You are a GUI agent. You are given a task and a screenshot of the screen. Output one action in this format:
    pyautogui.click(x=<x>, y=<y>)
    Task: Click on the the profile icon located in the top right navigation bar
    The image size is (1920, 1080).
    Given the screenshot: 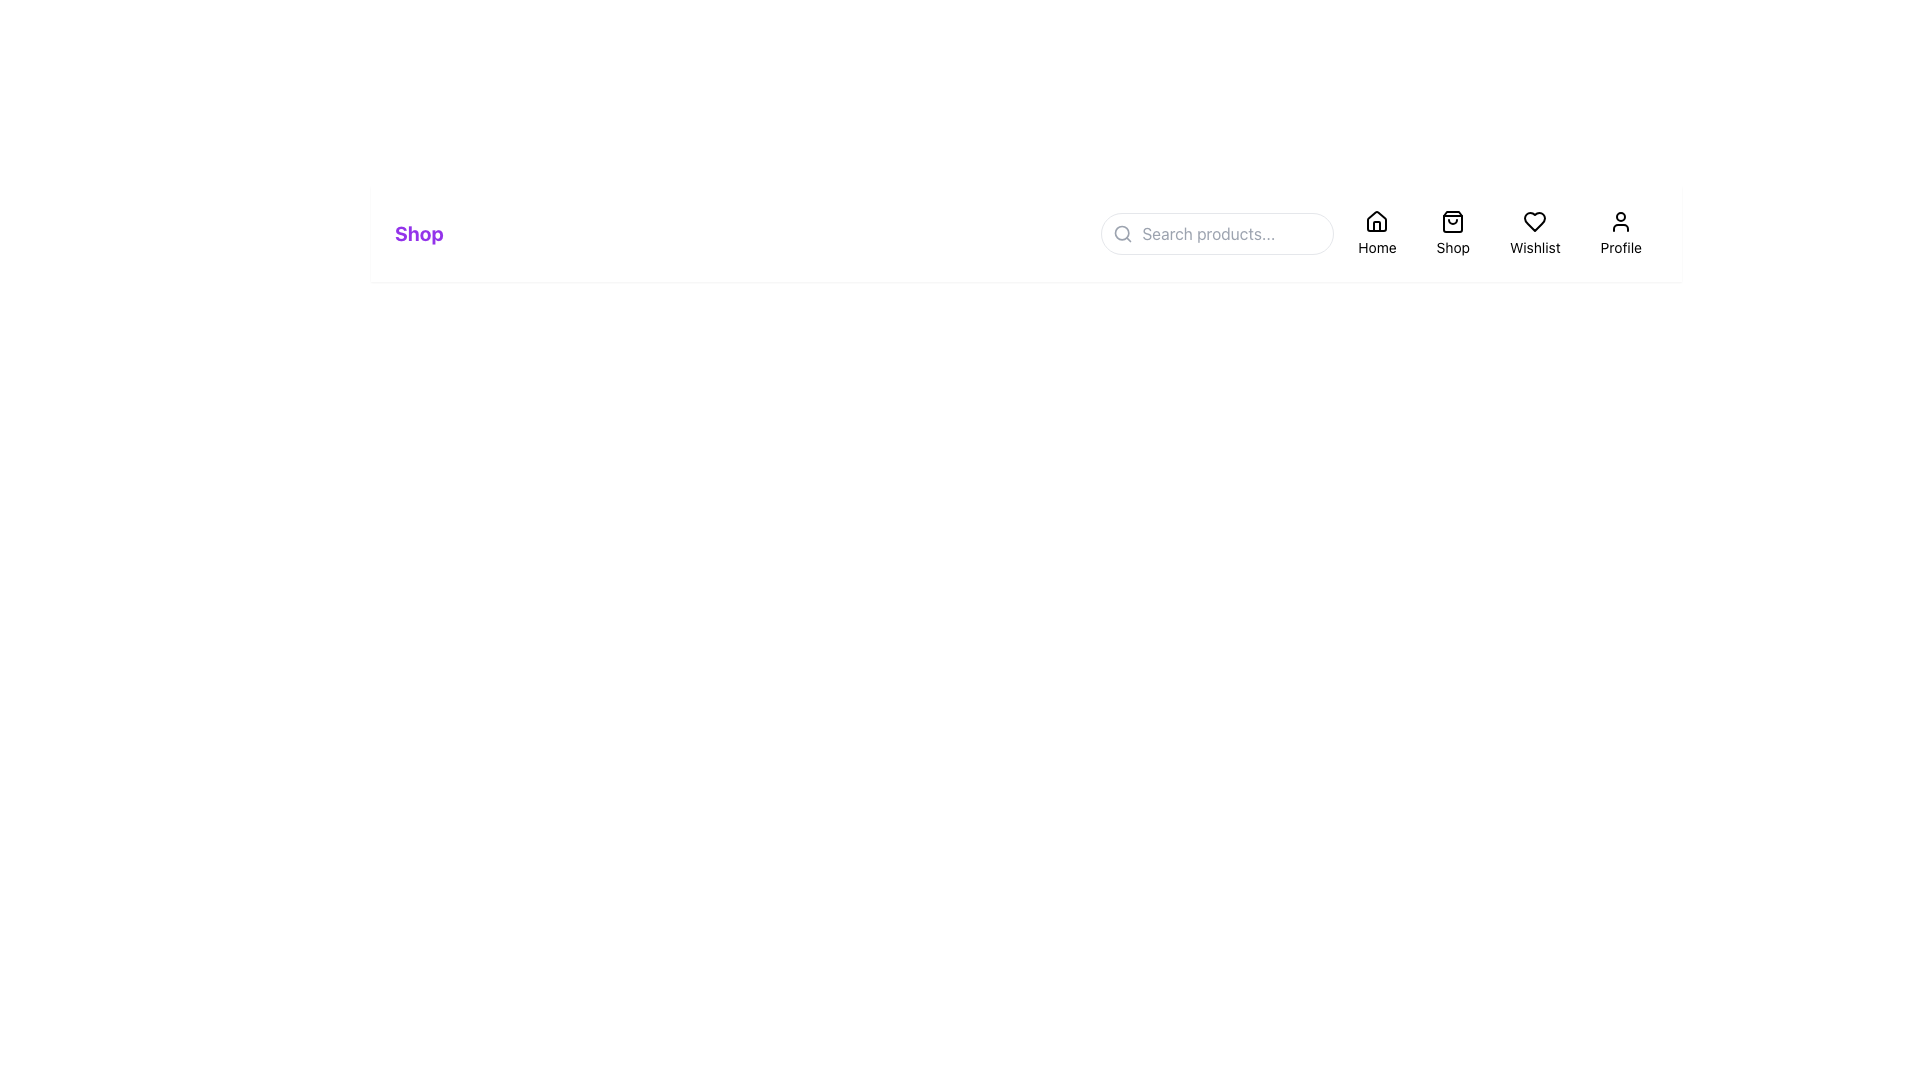 What is the action you would take?
    pyautogui.click(x=1621, y=222)
    